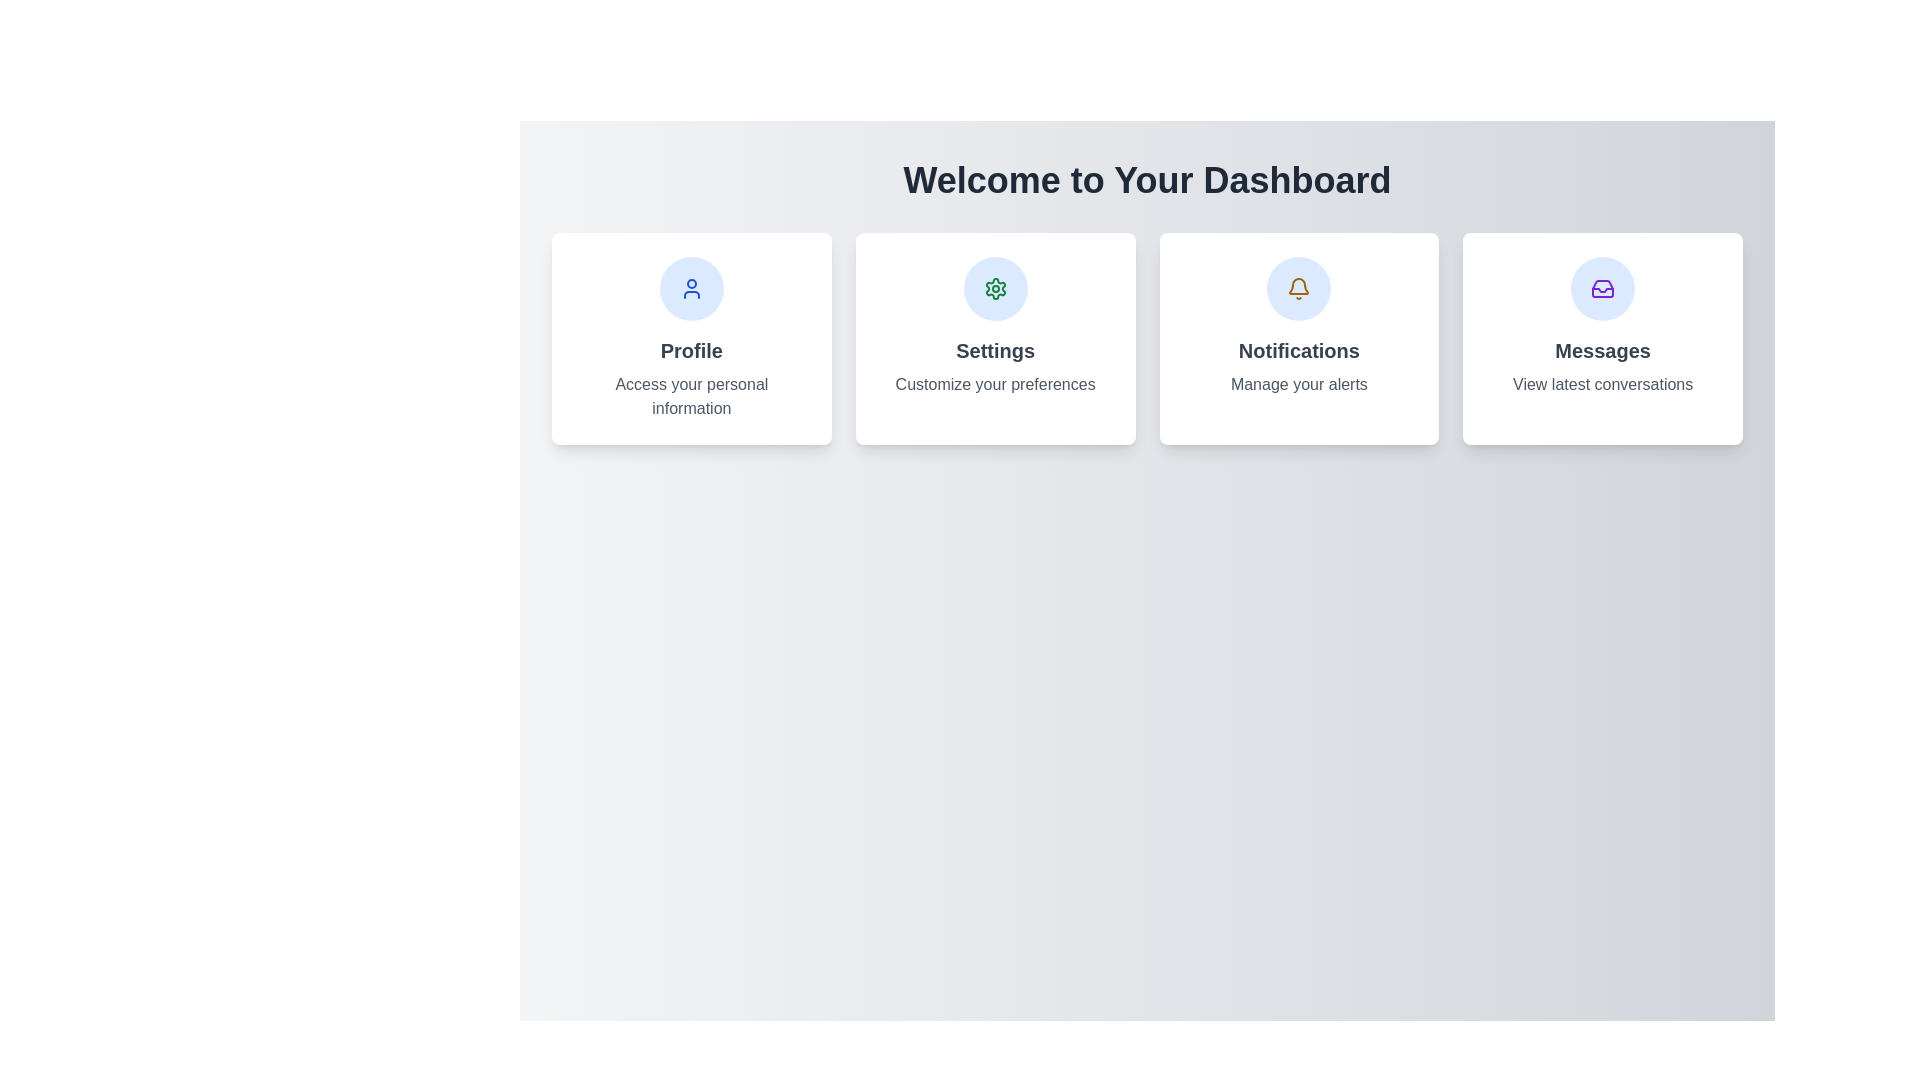  What do you see at coordinates (995, 350) in the screenshot?
I see `the 'Settings' title text element within the card layout, which is positioned below the settings icon and above the descriptive text 'Customize your preferences'` at bounding box center [995, 350].